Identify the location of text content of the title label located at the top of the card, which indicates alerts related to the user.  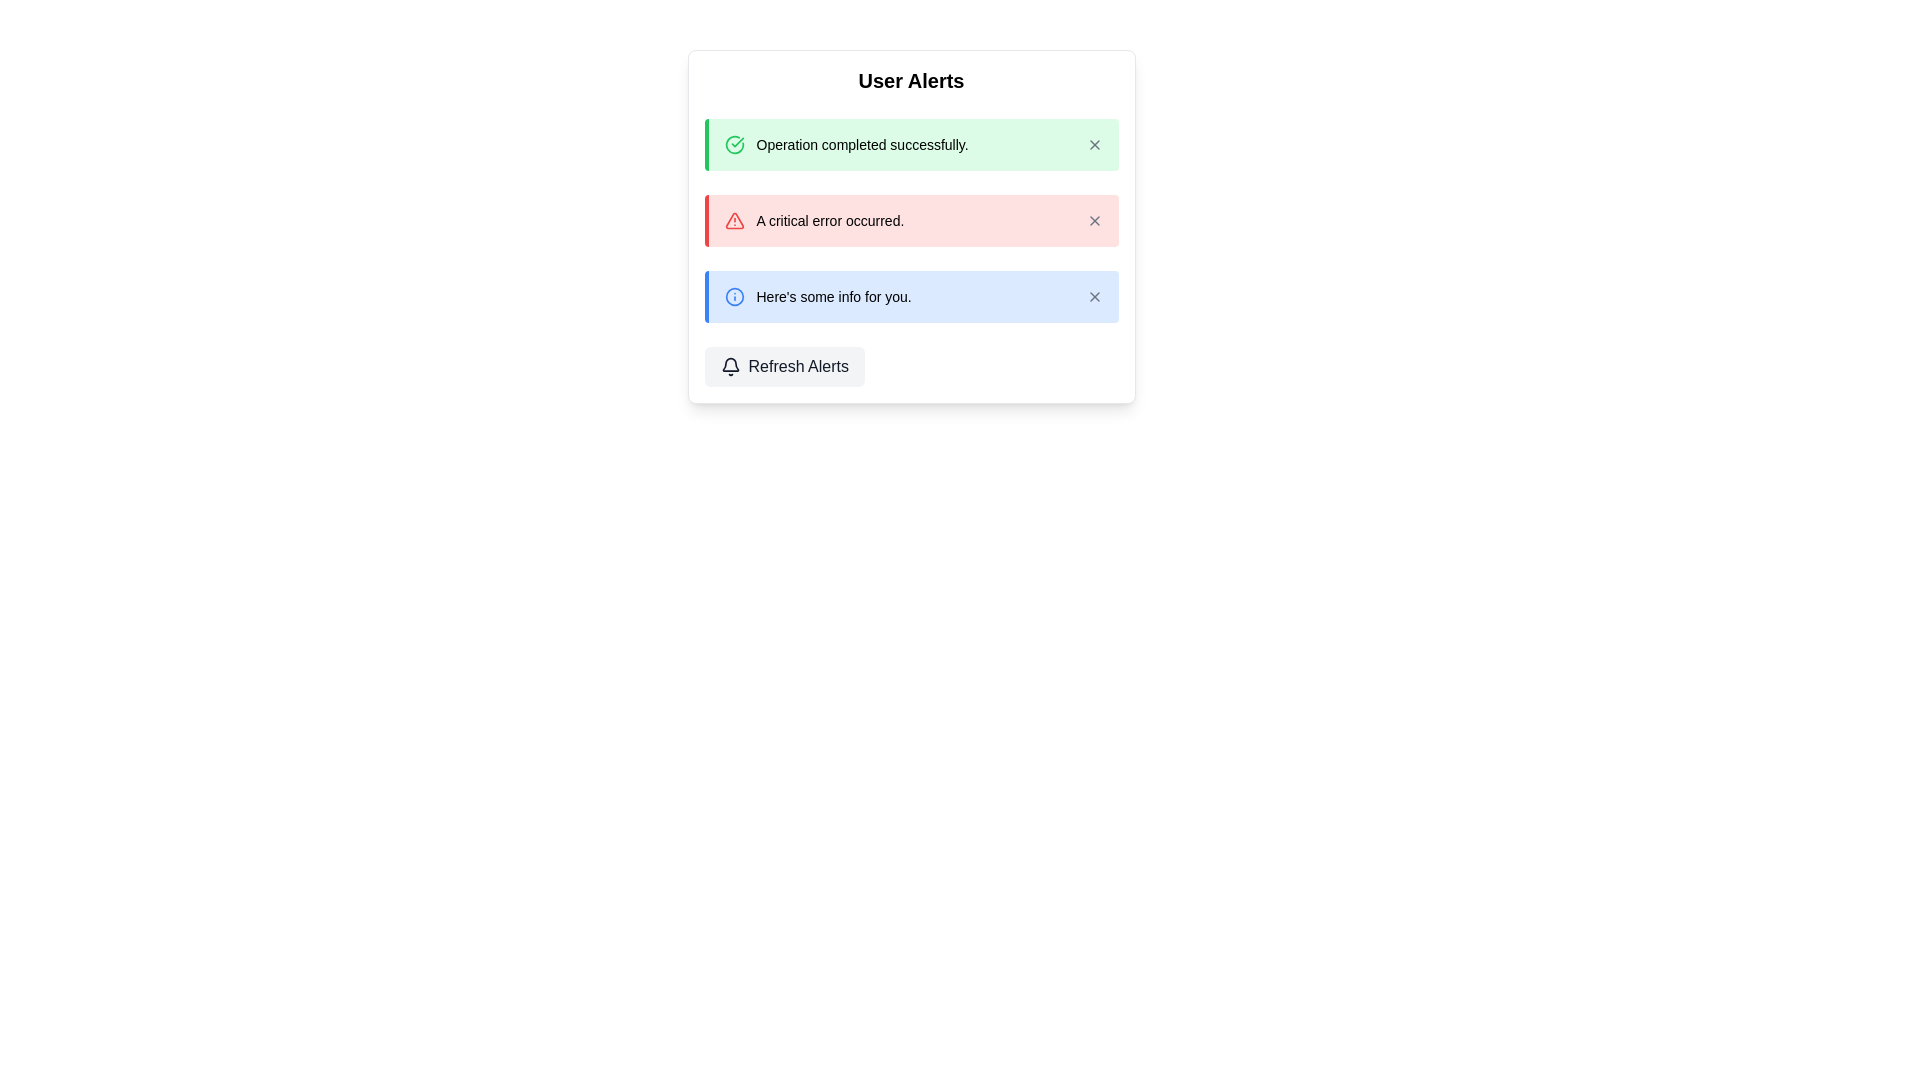
(910, 80).